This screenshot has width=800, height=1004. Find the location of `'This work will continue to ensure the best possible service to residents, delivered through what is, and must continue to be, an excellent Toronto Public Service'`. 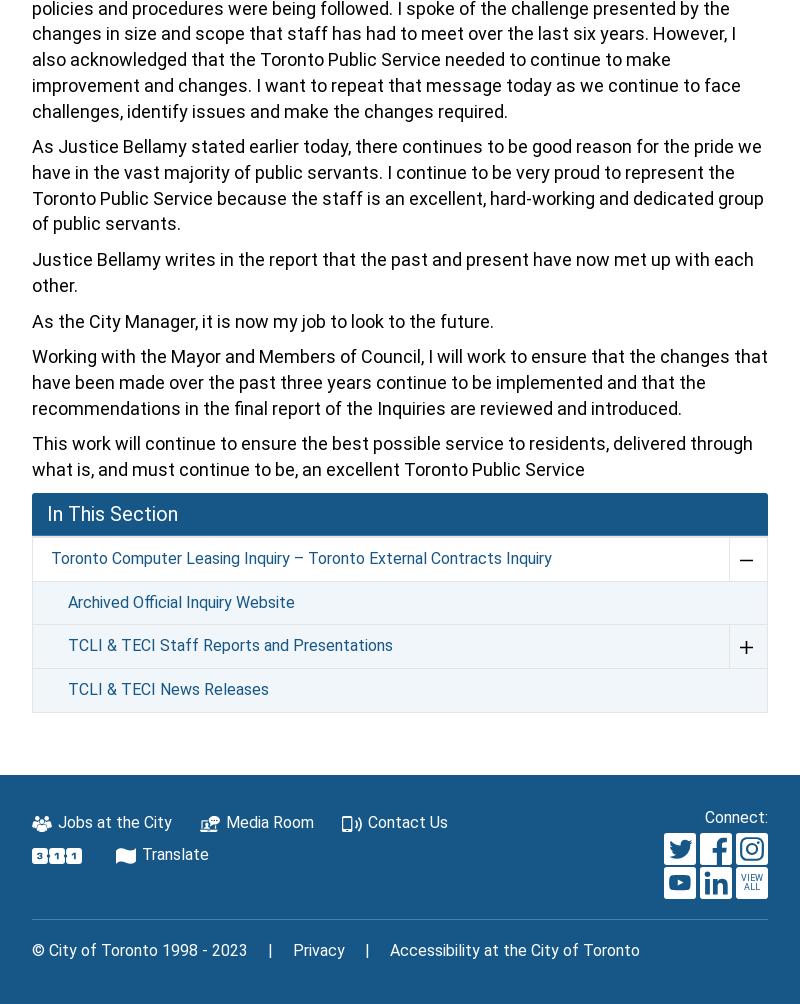

'This work will continue to ensure the best possible service to residents, delivered through what is, and must continue to be, an excellent Toronto Public Service' is located at coordinates (391, 455).